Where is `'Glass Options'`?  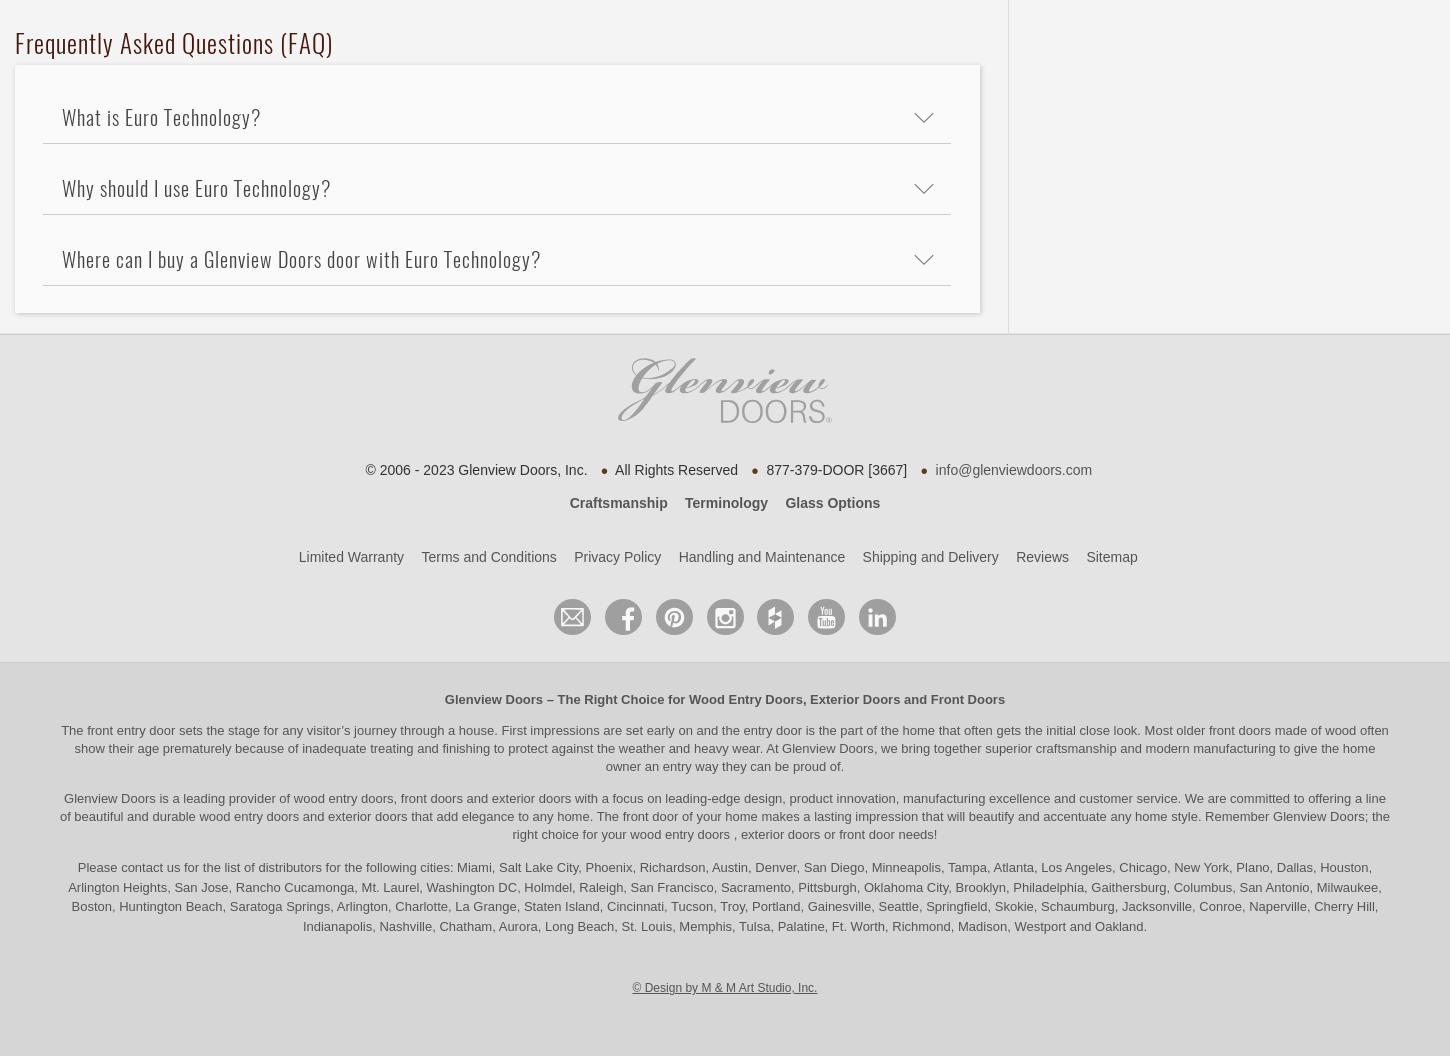 'Glass Options' is located at coordinates (832, 501).